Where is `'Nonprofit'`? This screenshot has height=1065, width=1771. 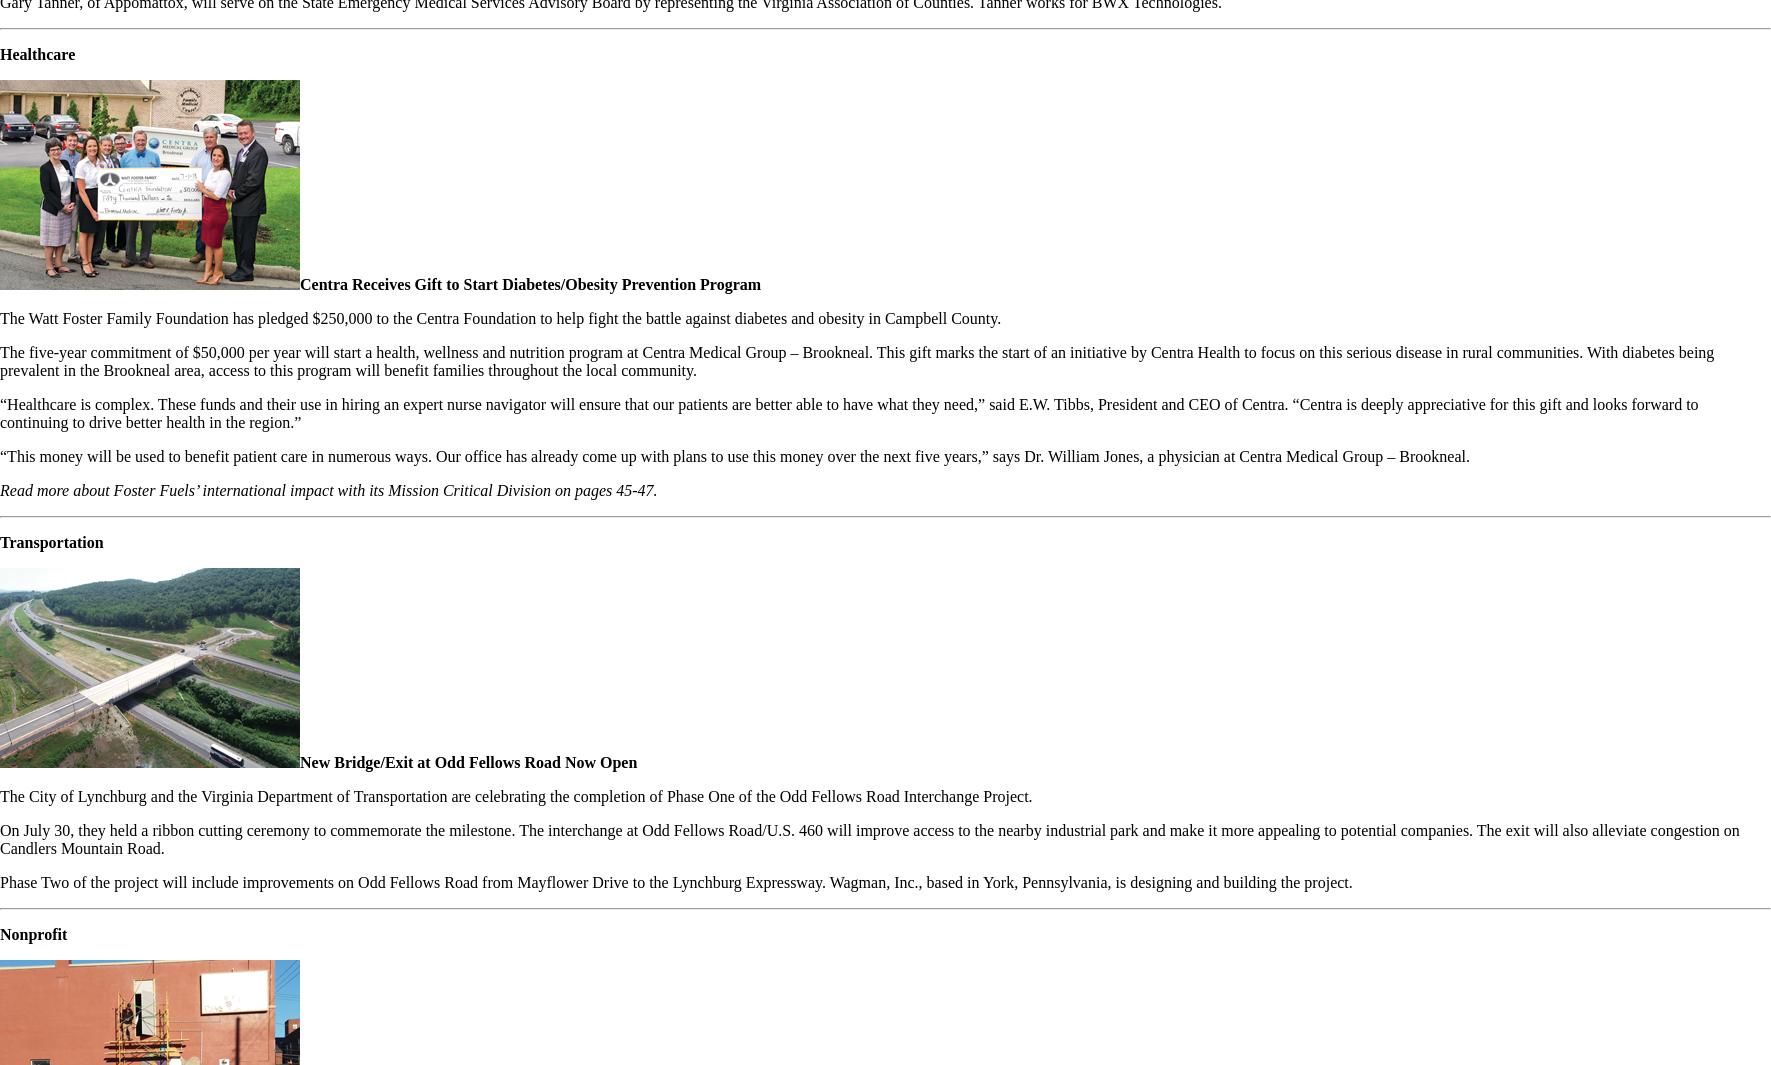 'Nonprofit' is located at coordinates (32, 934).